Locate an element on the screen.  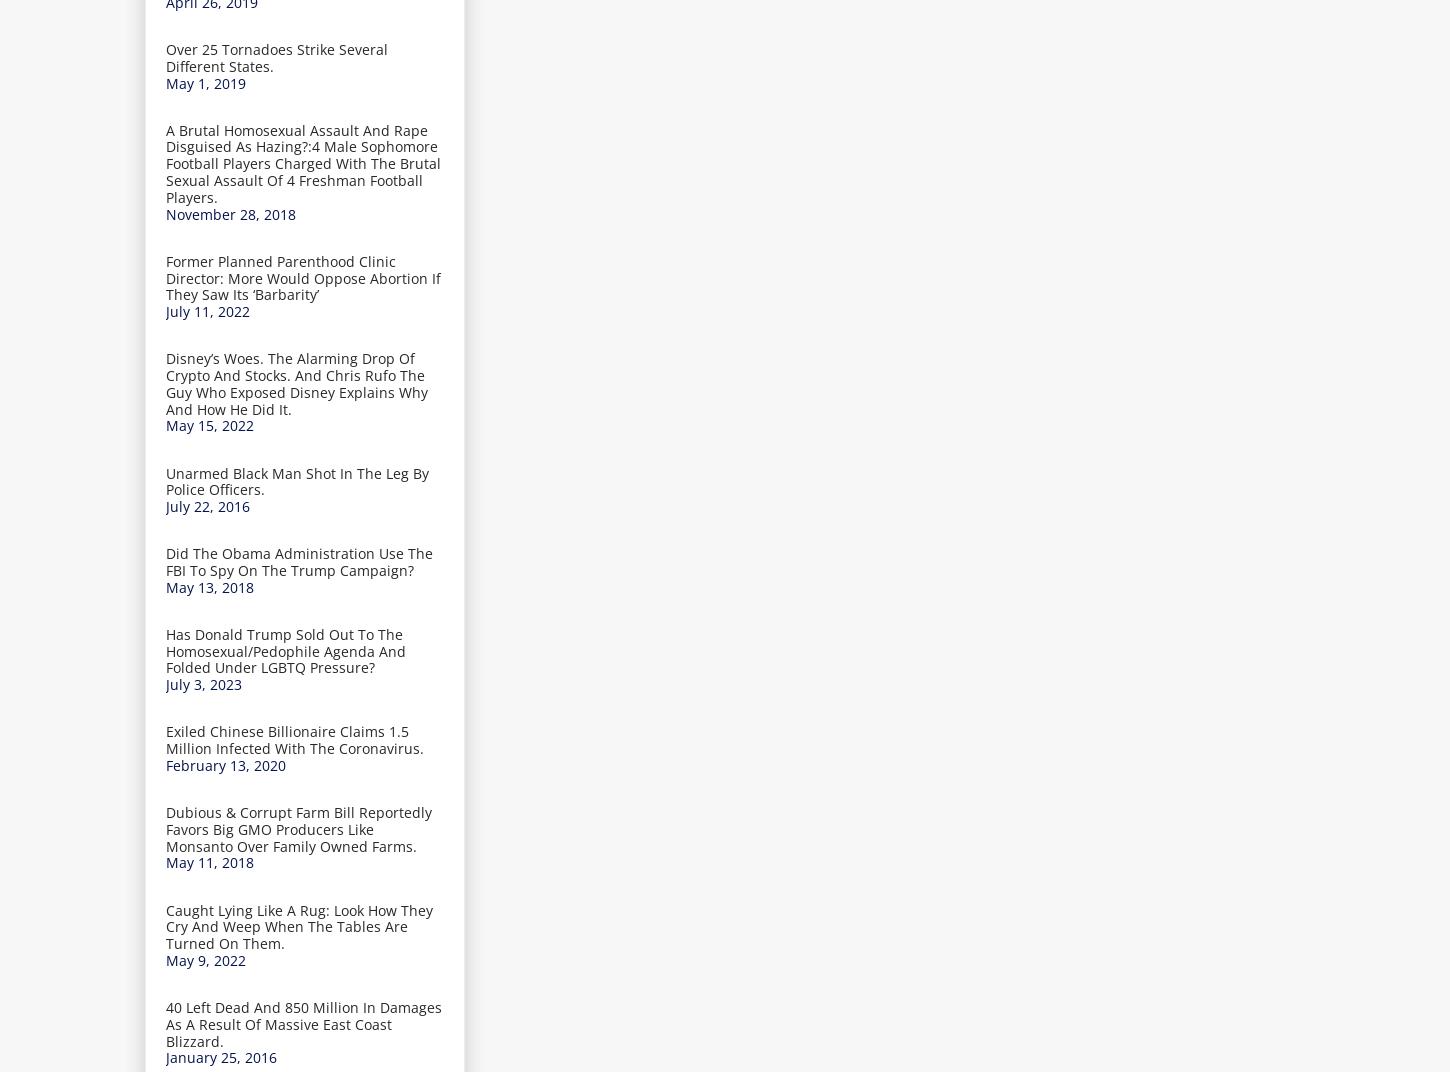
'November 28, 2018' is located at coordinates (229, 213).